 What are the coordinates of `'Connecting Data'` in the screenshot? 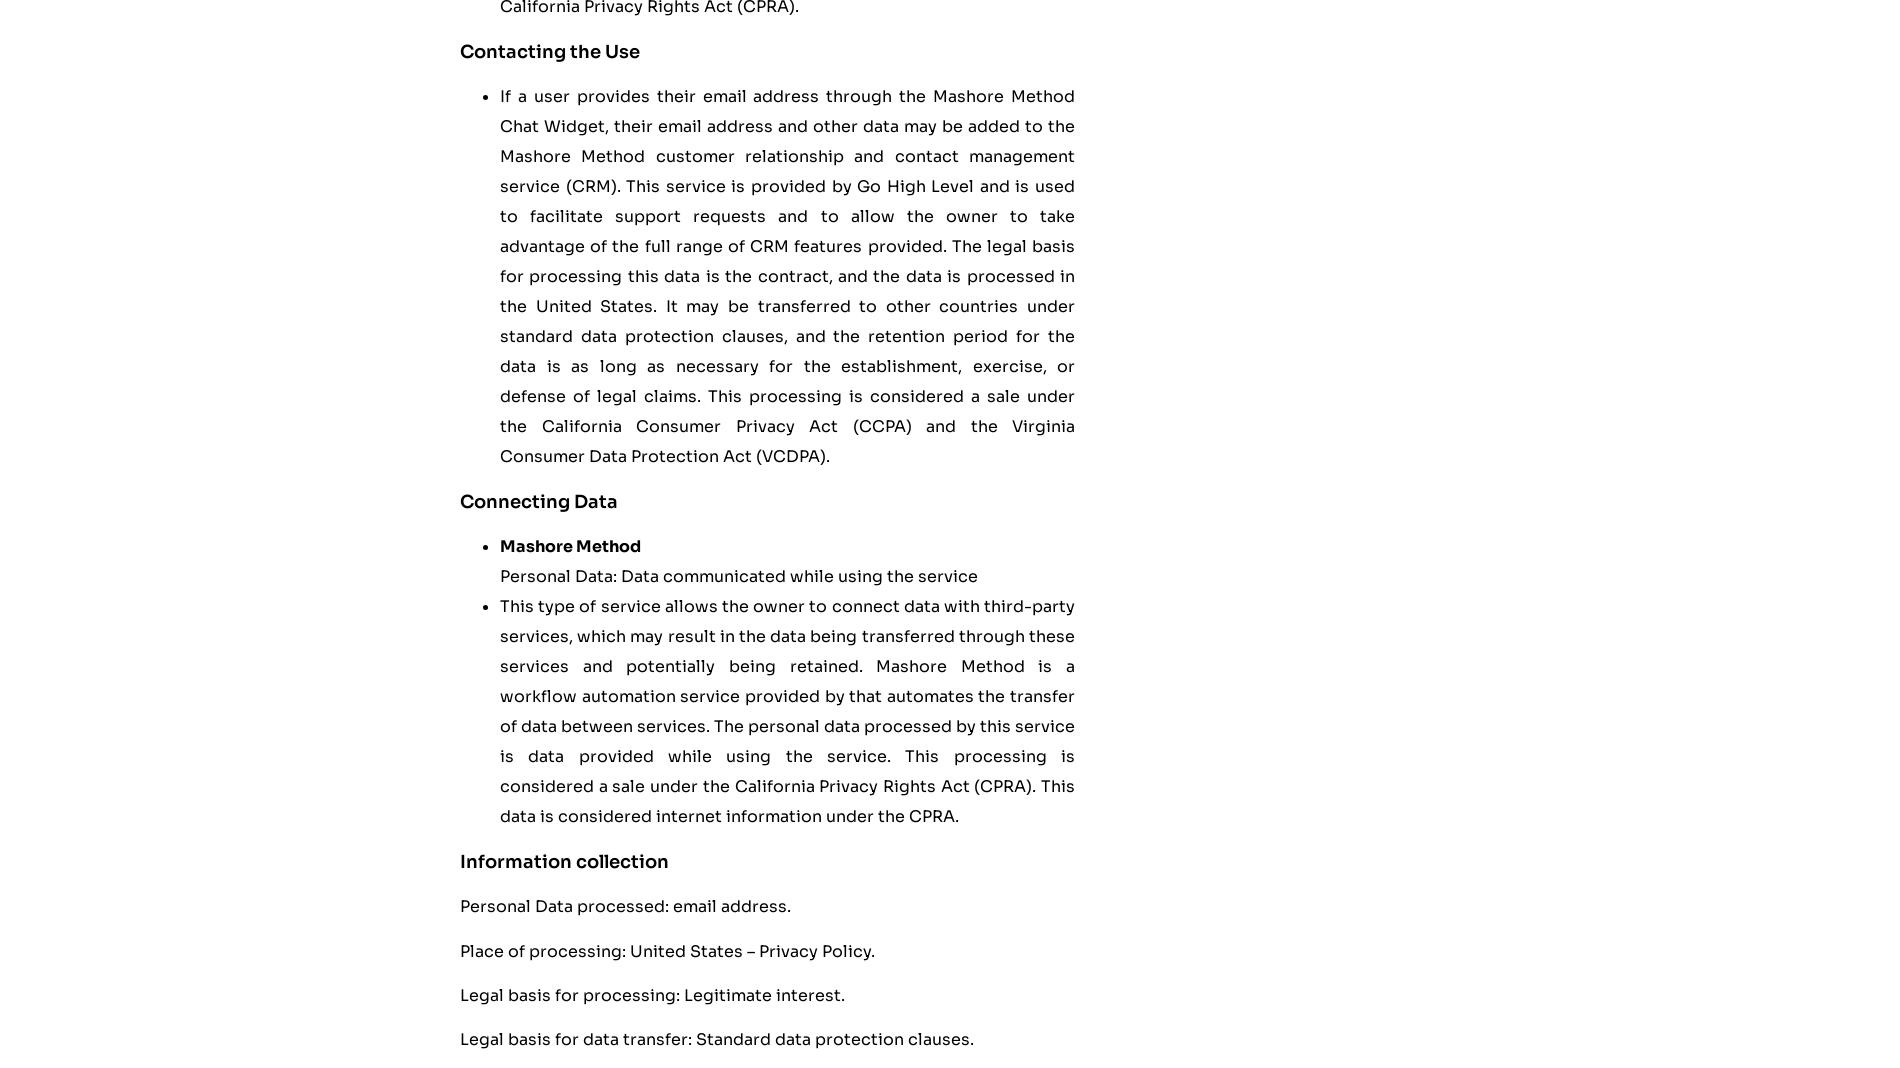 It's located at (539, 501).